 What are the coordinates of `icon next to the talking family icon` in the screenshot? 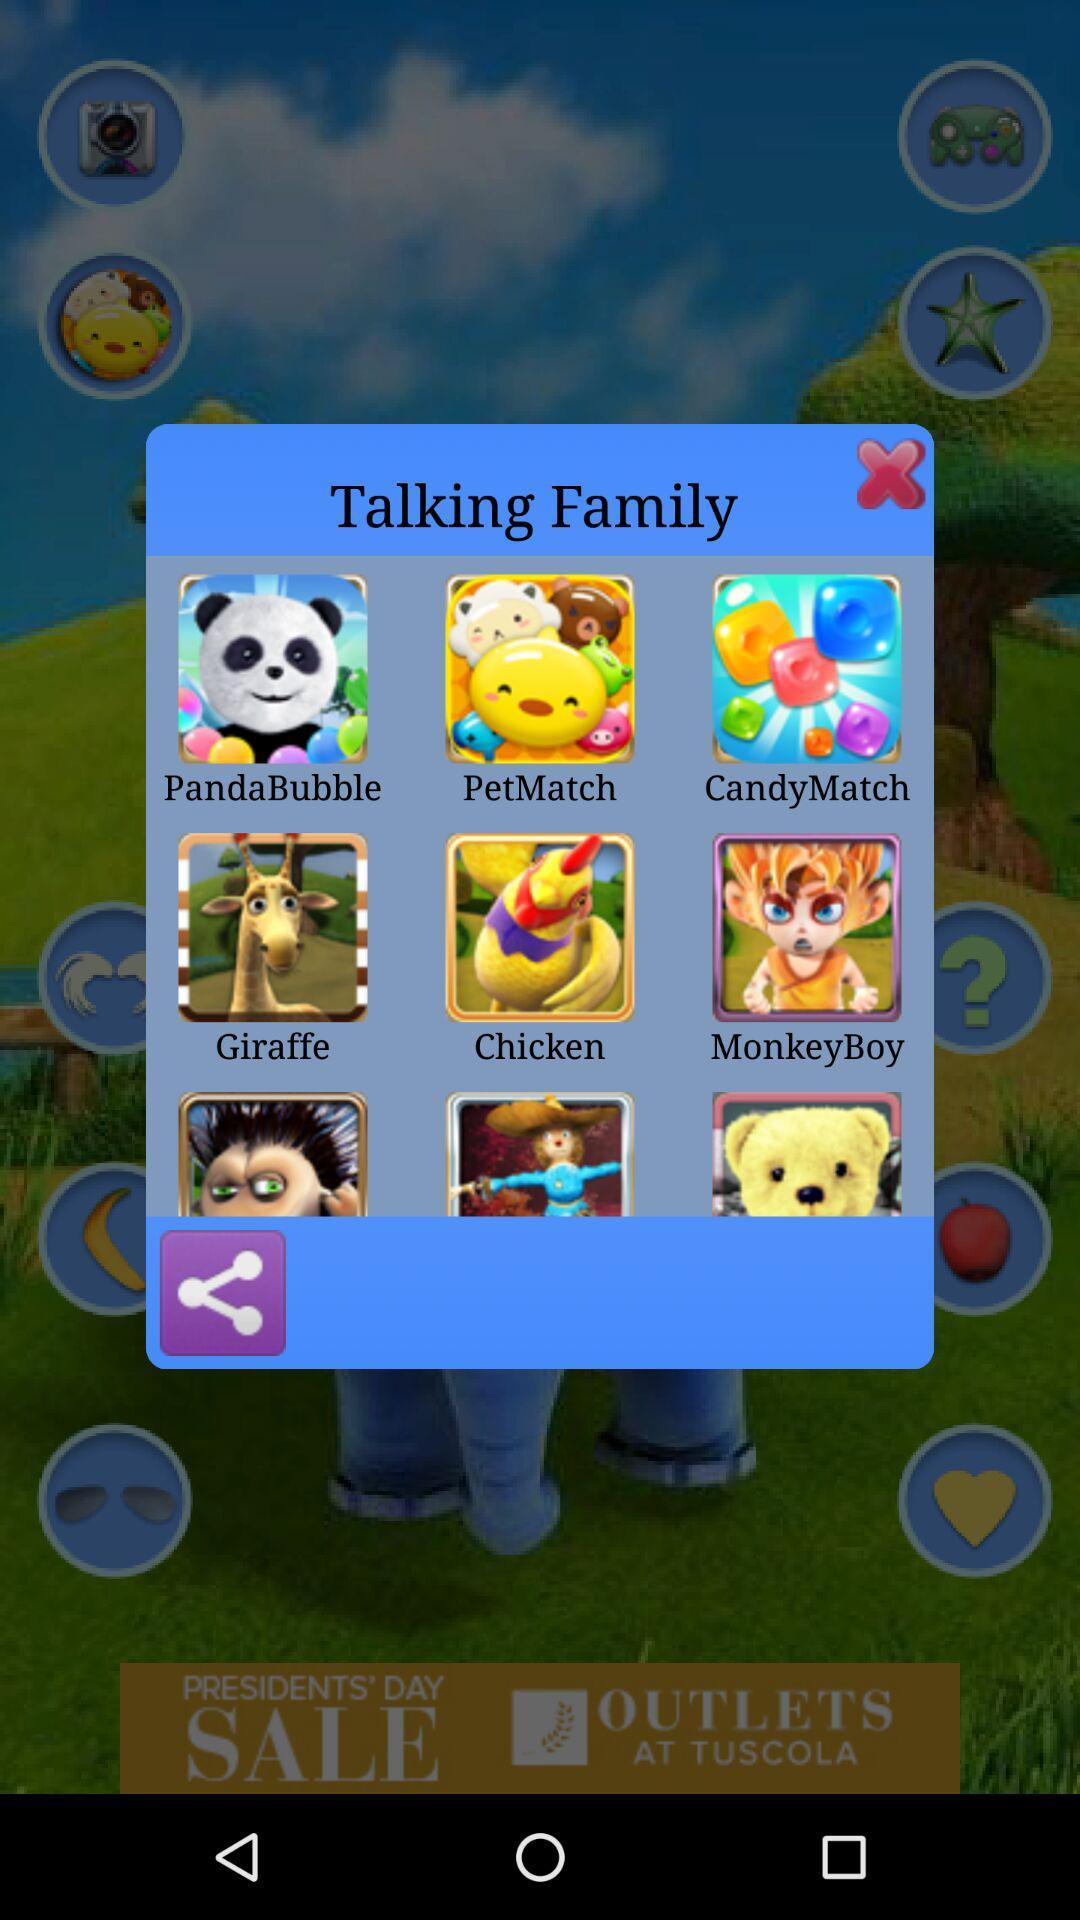 It's located at (890, 472).